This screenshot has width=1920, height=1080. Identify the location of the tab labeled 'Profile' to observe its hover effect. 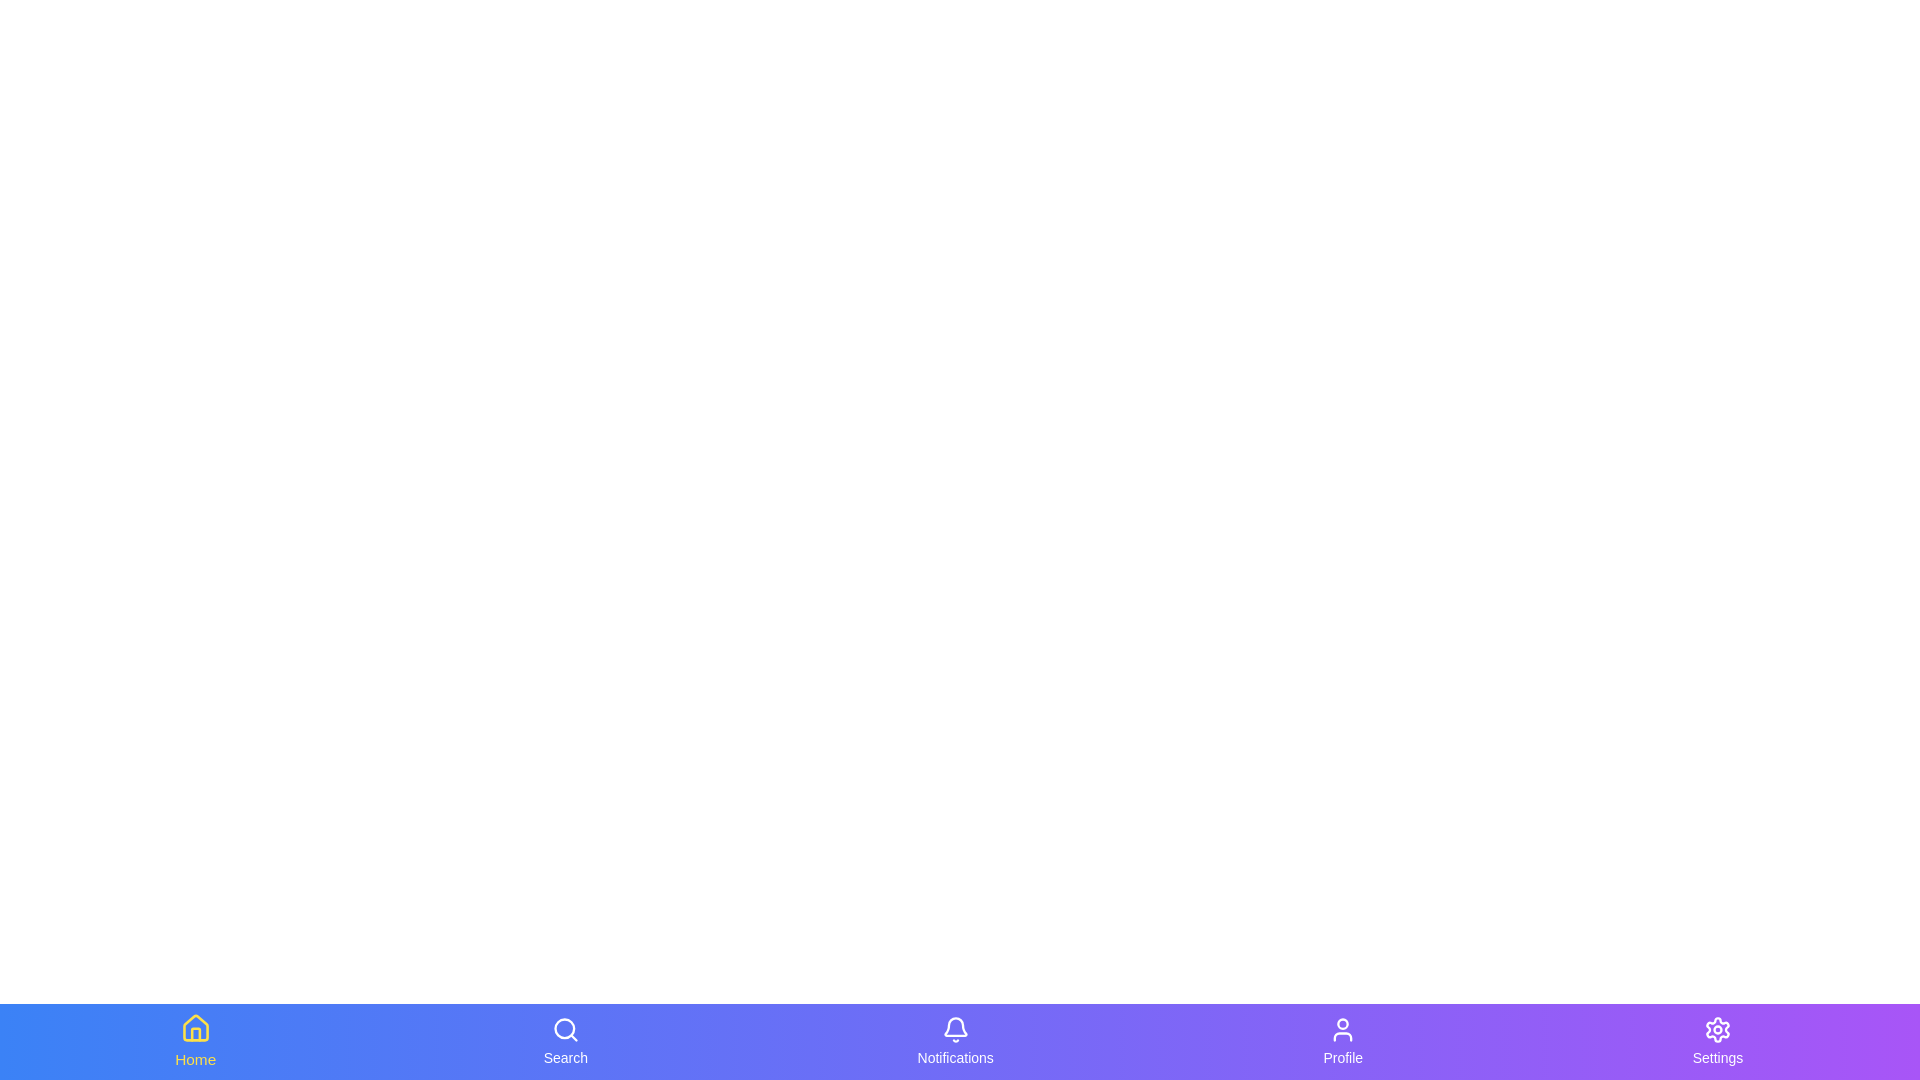
(1343, 1040).